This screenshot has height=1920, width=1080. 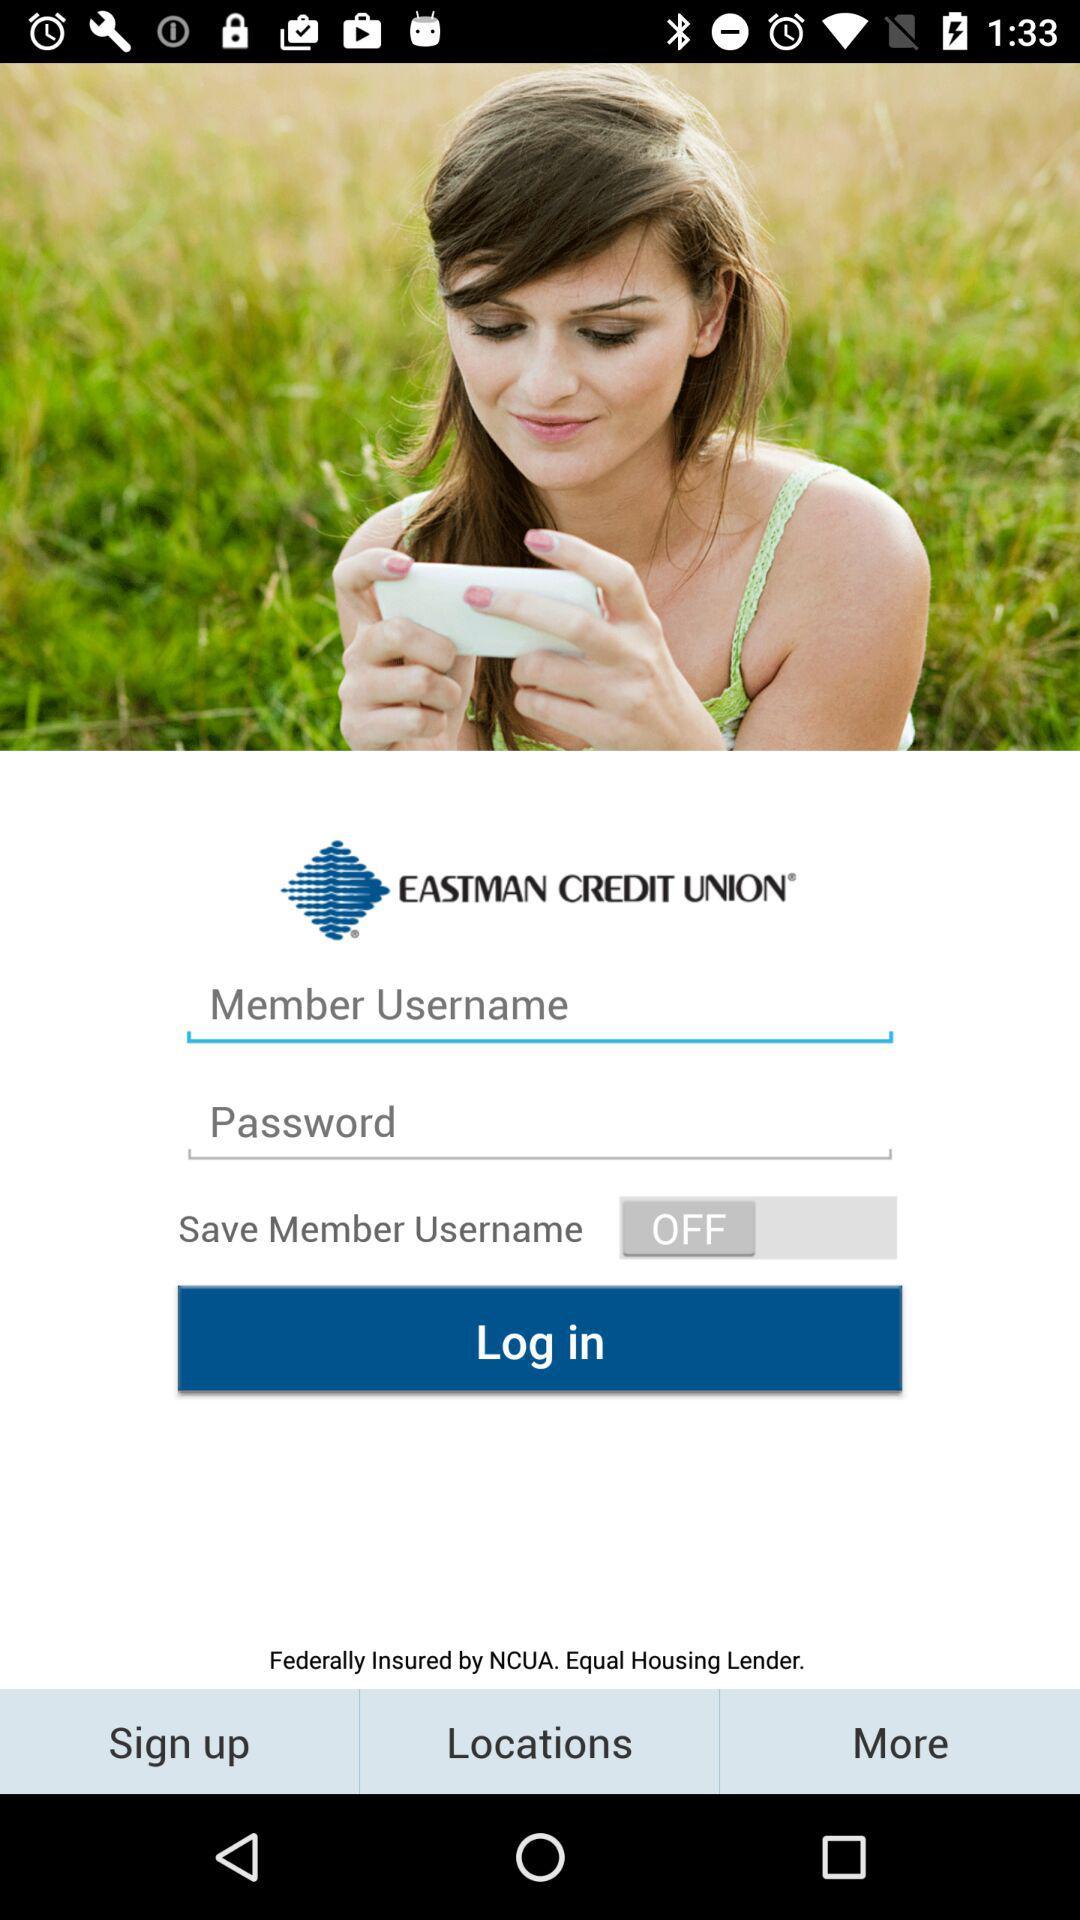 I want to click on the item next to the locations, so click(x=898, y=1740).